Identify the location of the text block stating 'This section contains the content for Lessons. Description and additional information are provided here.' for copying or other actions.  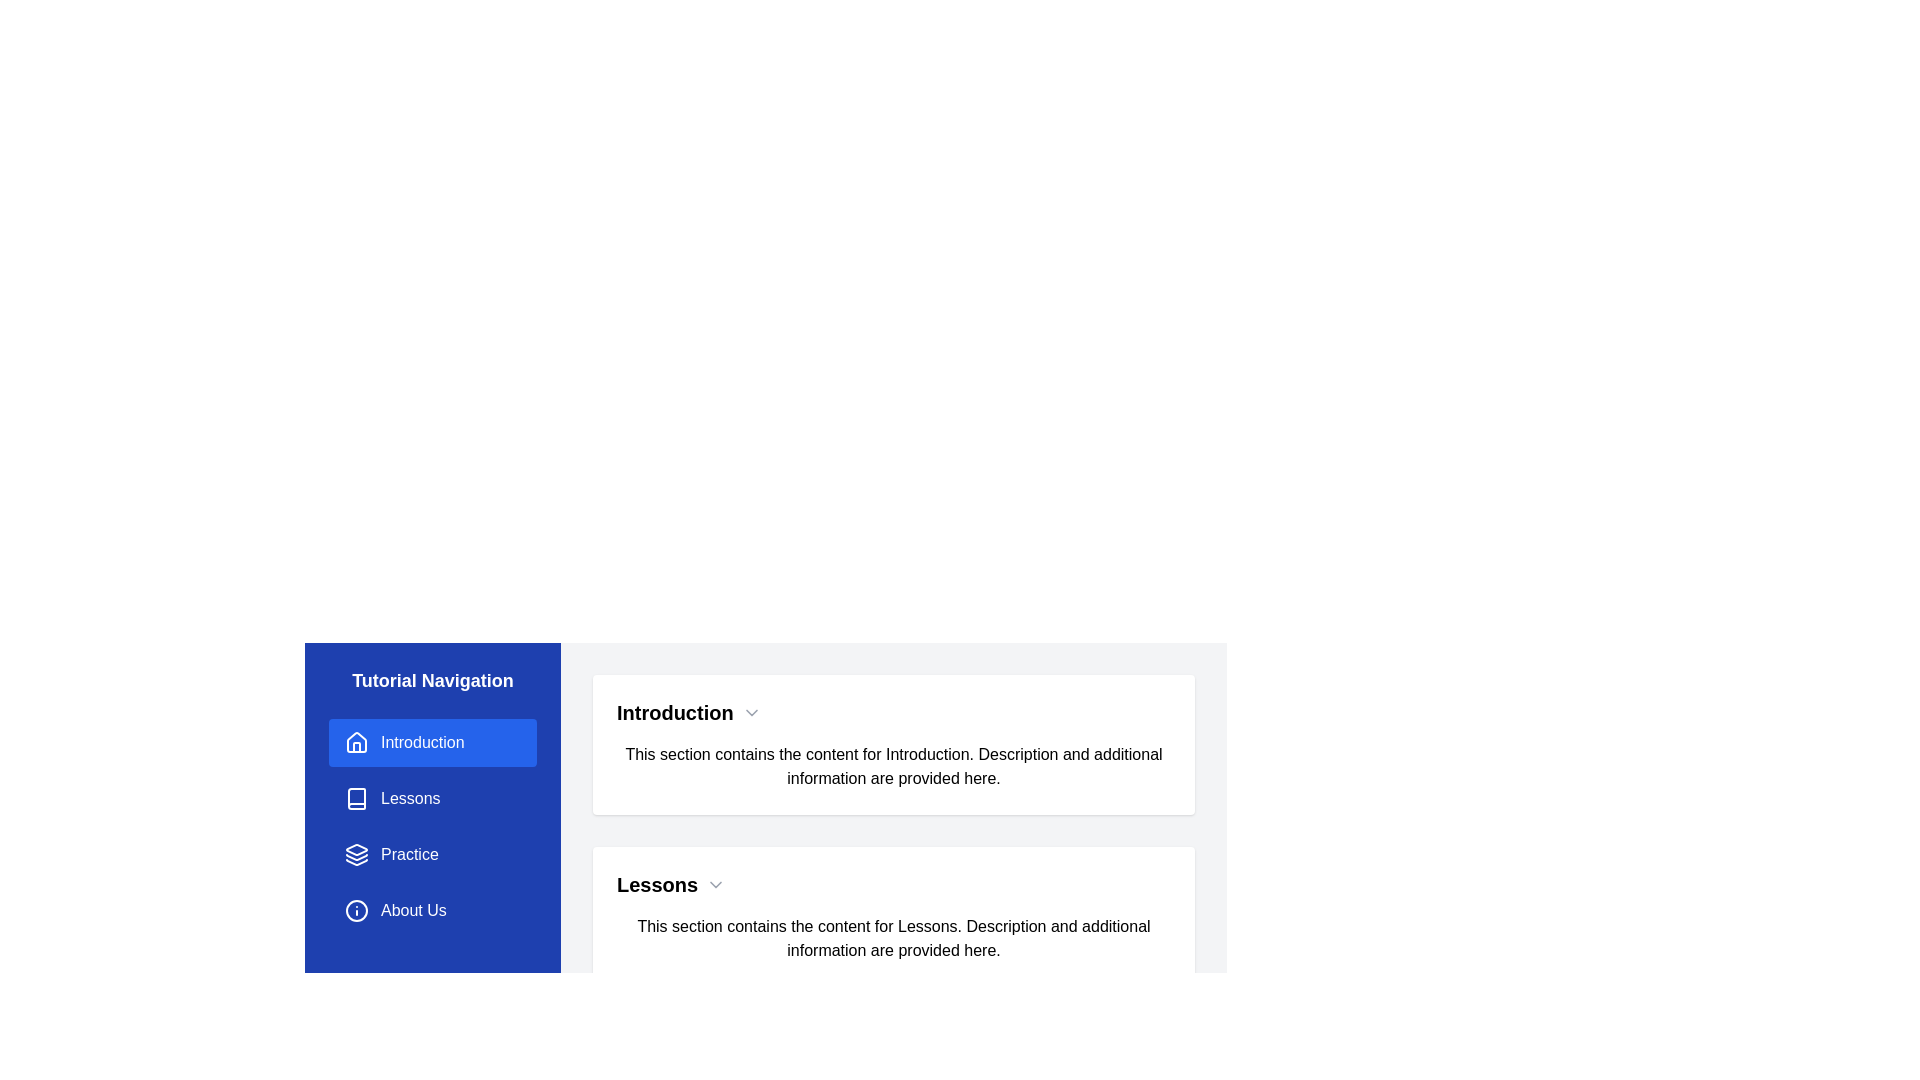
(892, 938).